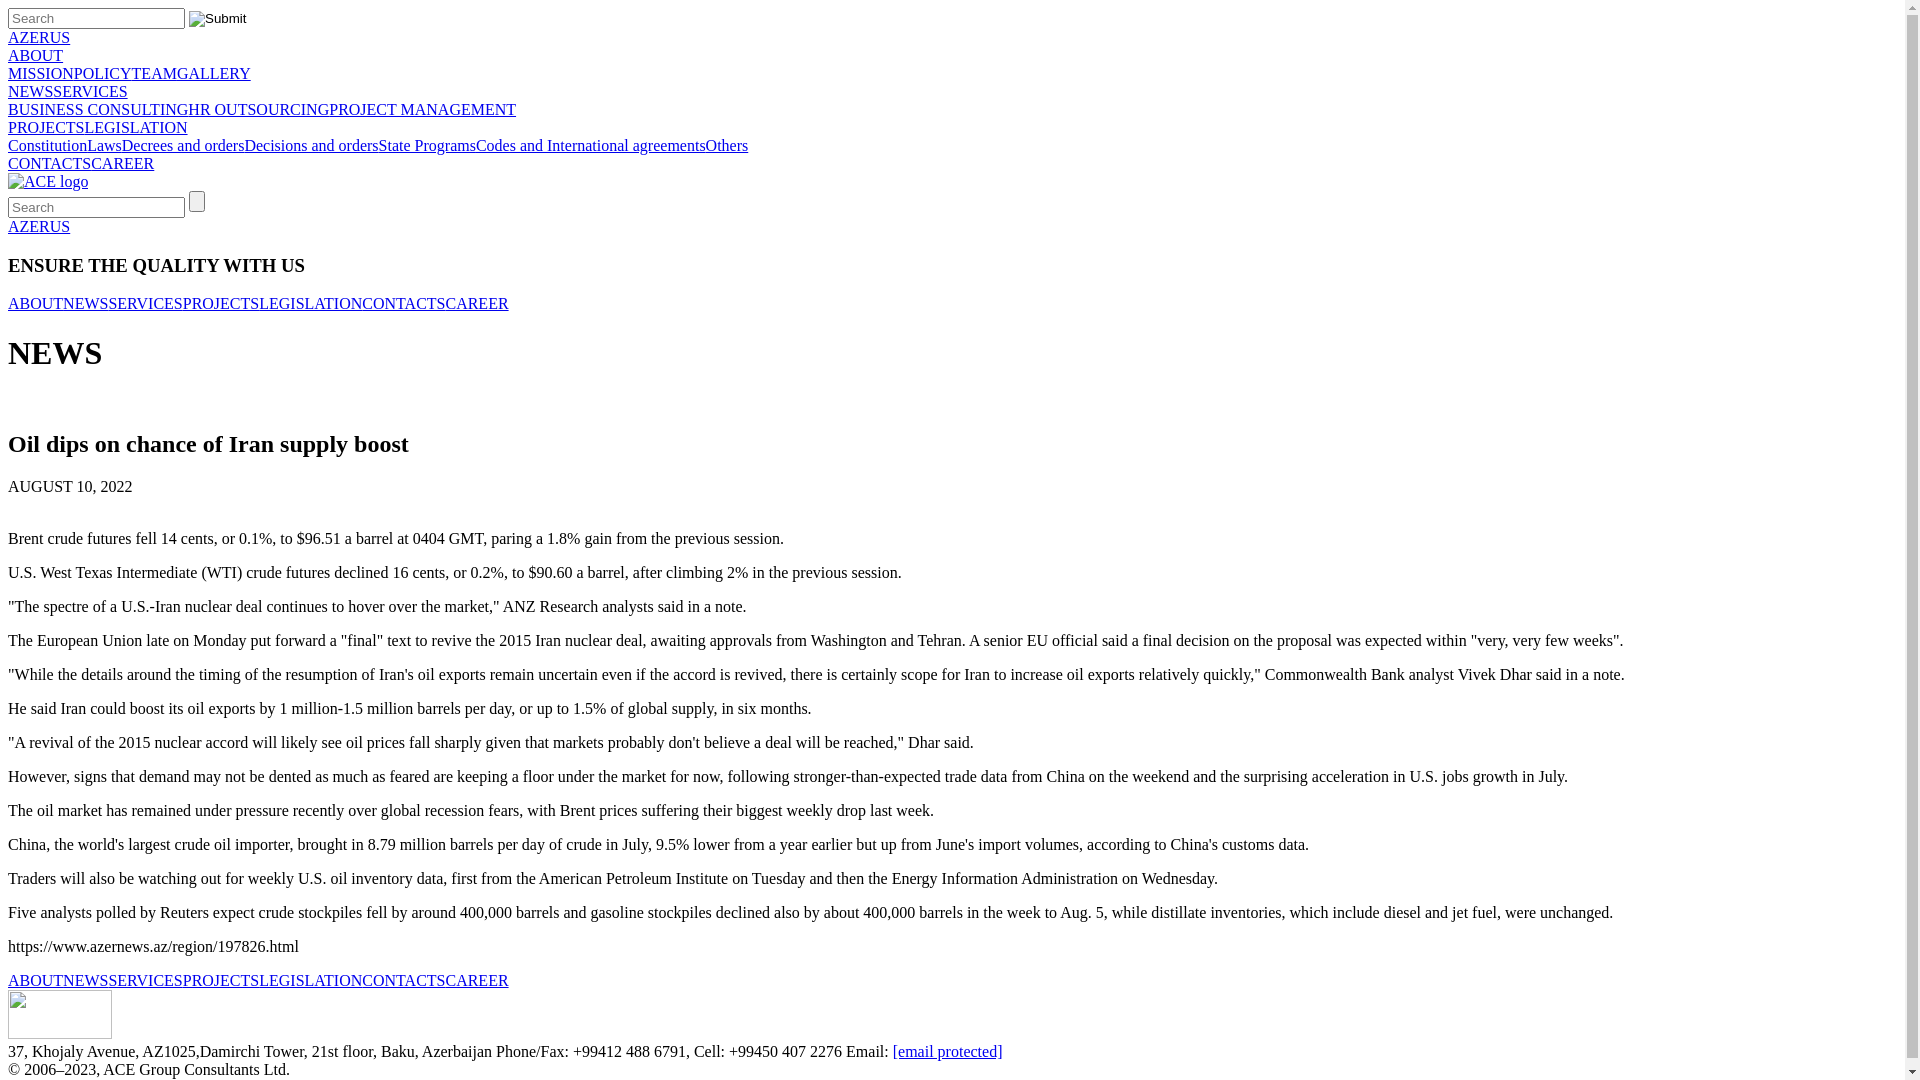  I want to click on 'BUSINESS CONSULTING', so click(8, 109).